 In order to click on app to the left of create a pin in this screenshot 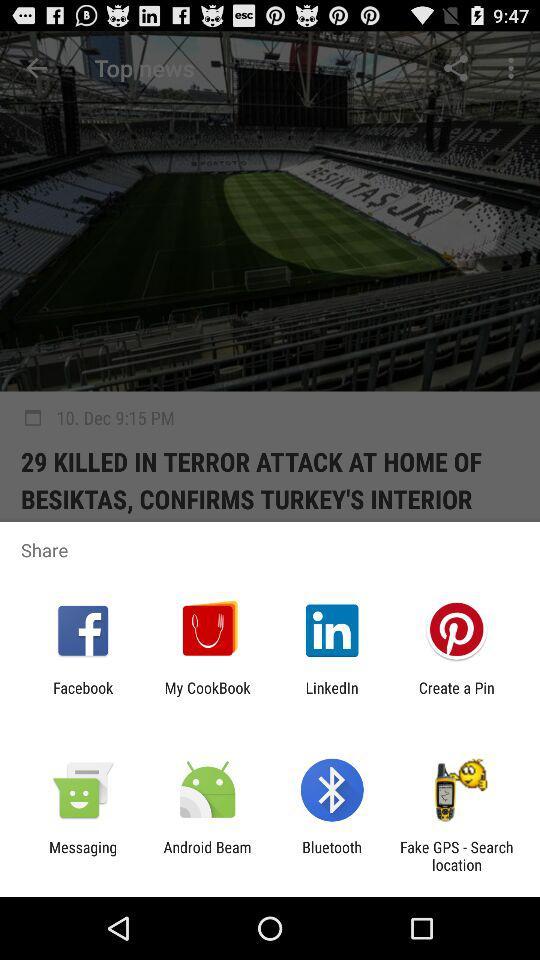, I will do `click(332, 696)`.